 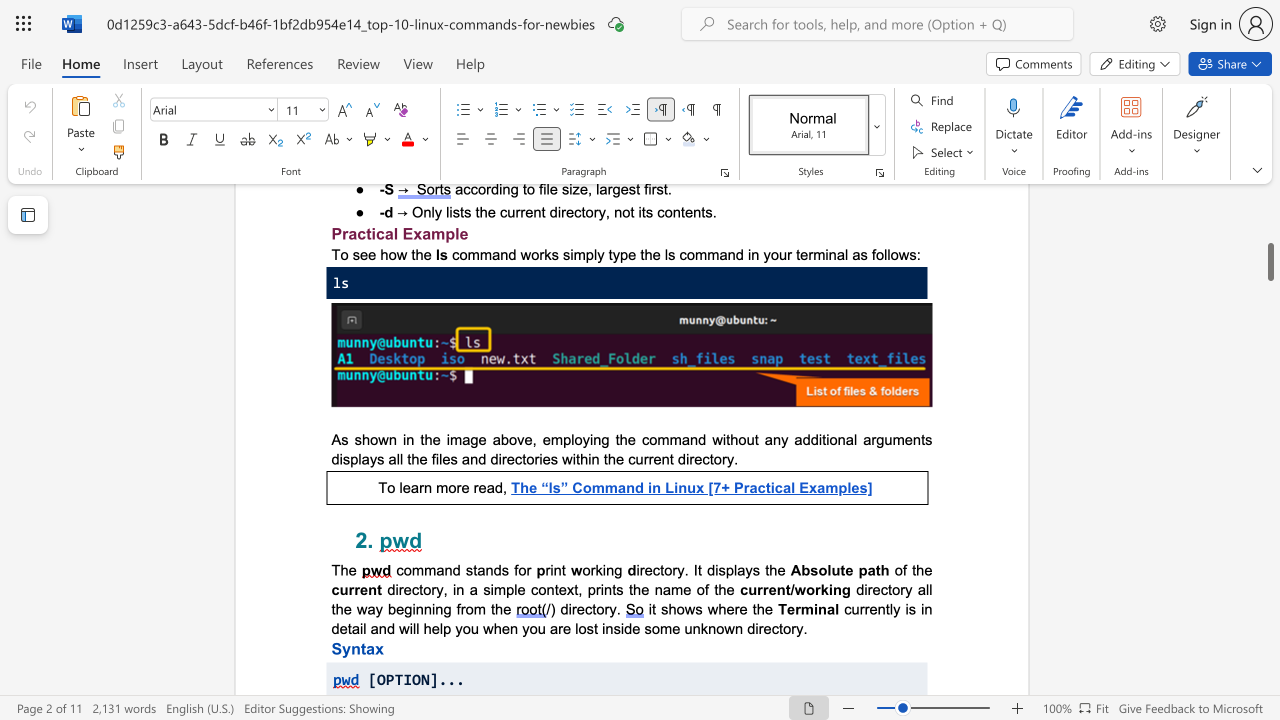 What do you see at coordinates (485, 570) in the screenshot?
I see `the subset text "nds for" within the text "command stands for"` at bounding box center [485, 570].